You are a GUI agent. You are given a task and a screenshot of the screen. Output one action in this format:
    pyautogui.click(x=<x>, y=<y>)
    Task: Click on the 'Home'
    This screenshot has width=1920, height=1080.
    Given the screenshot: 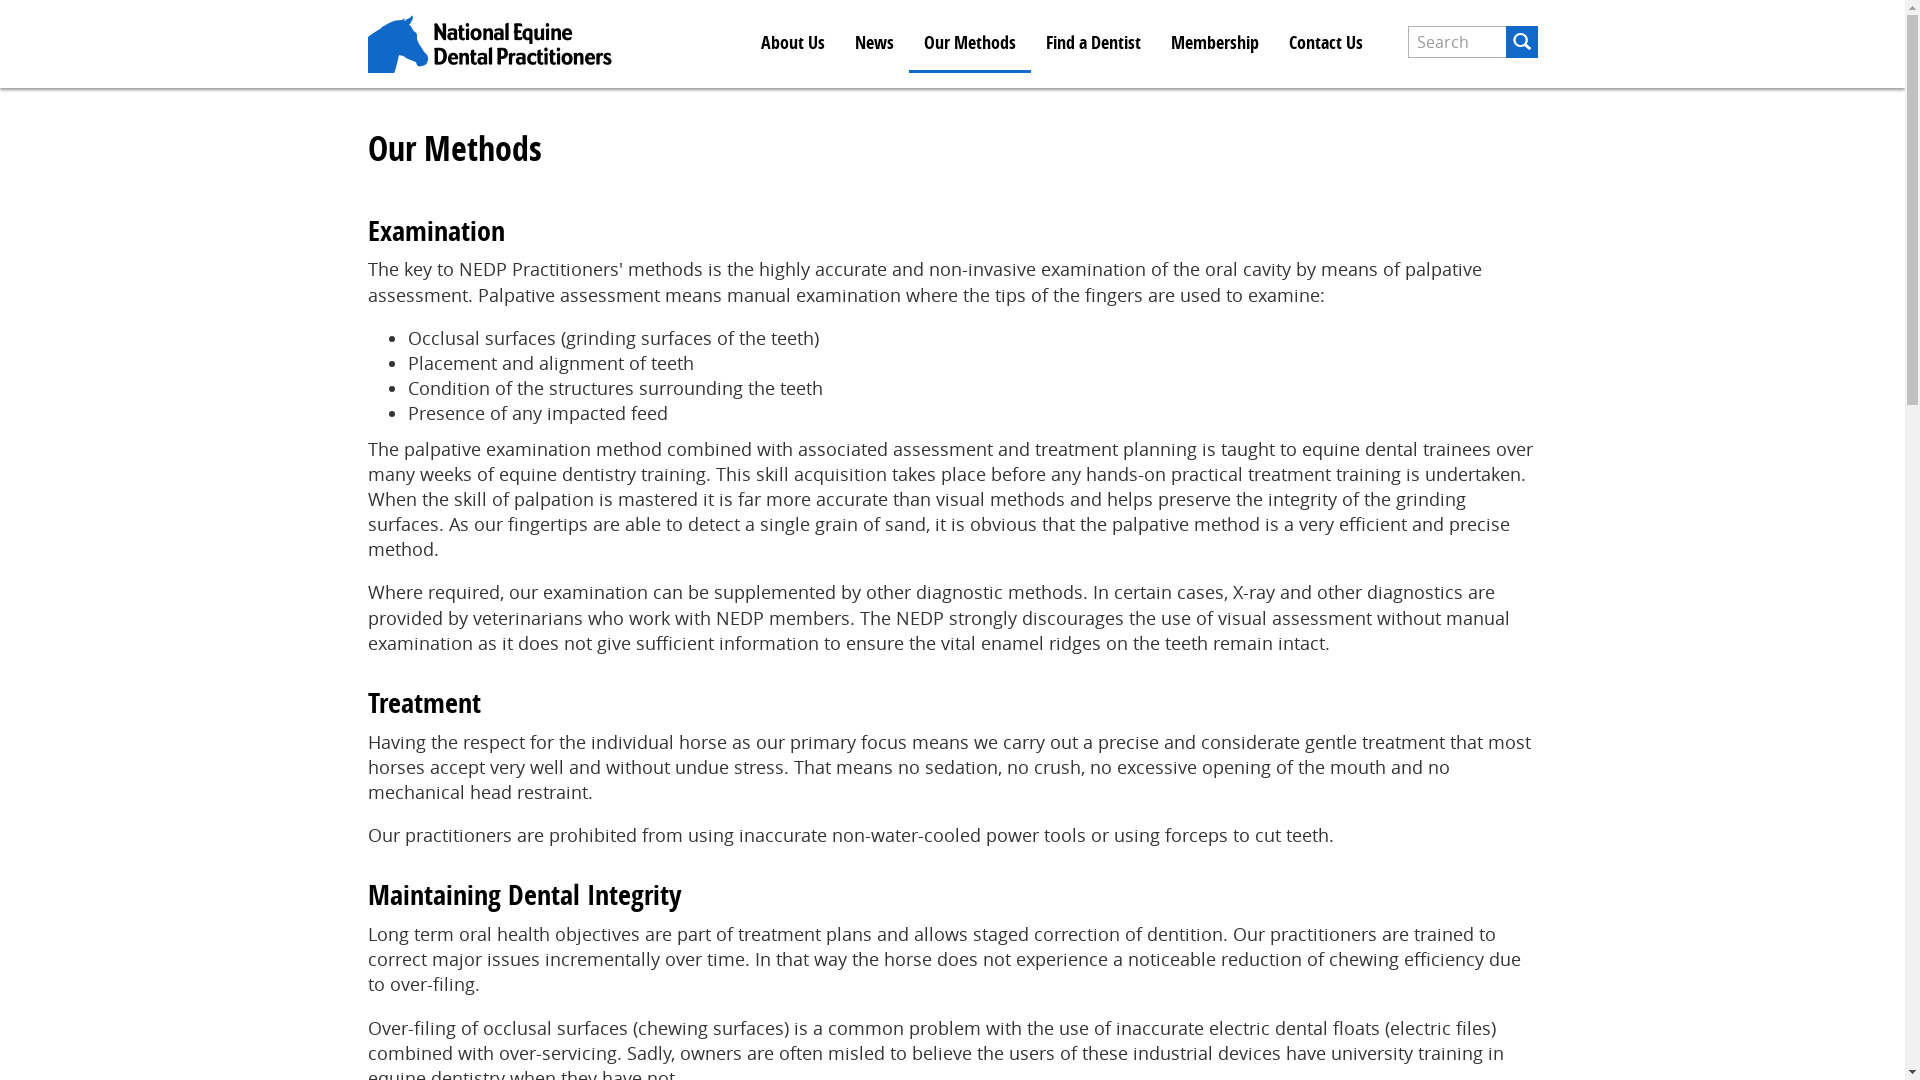 What is the action you would take?
    pyautogui.click(x=493, y=42)
    